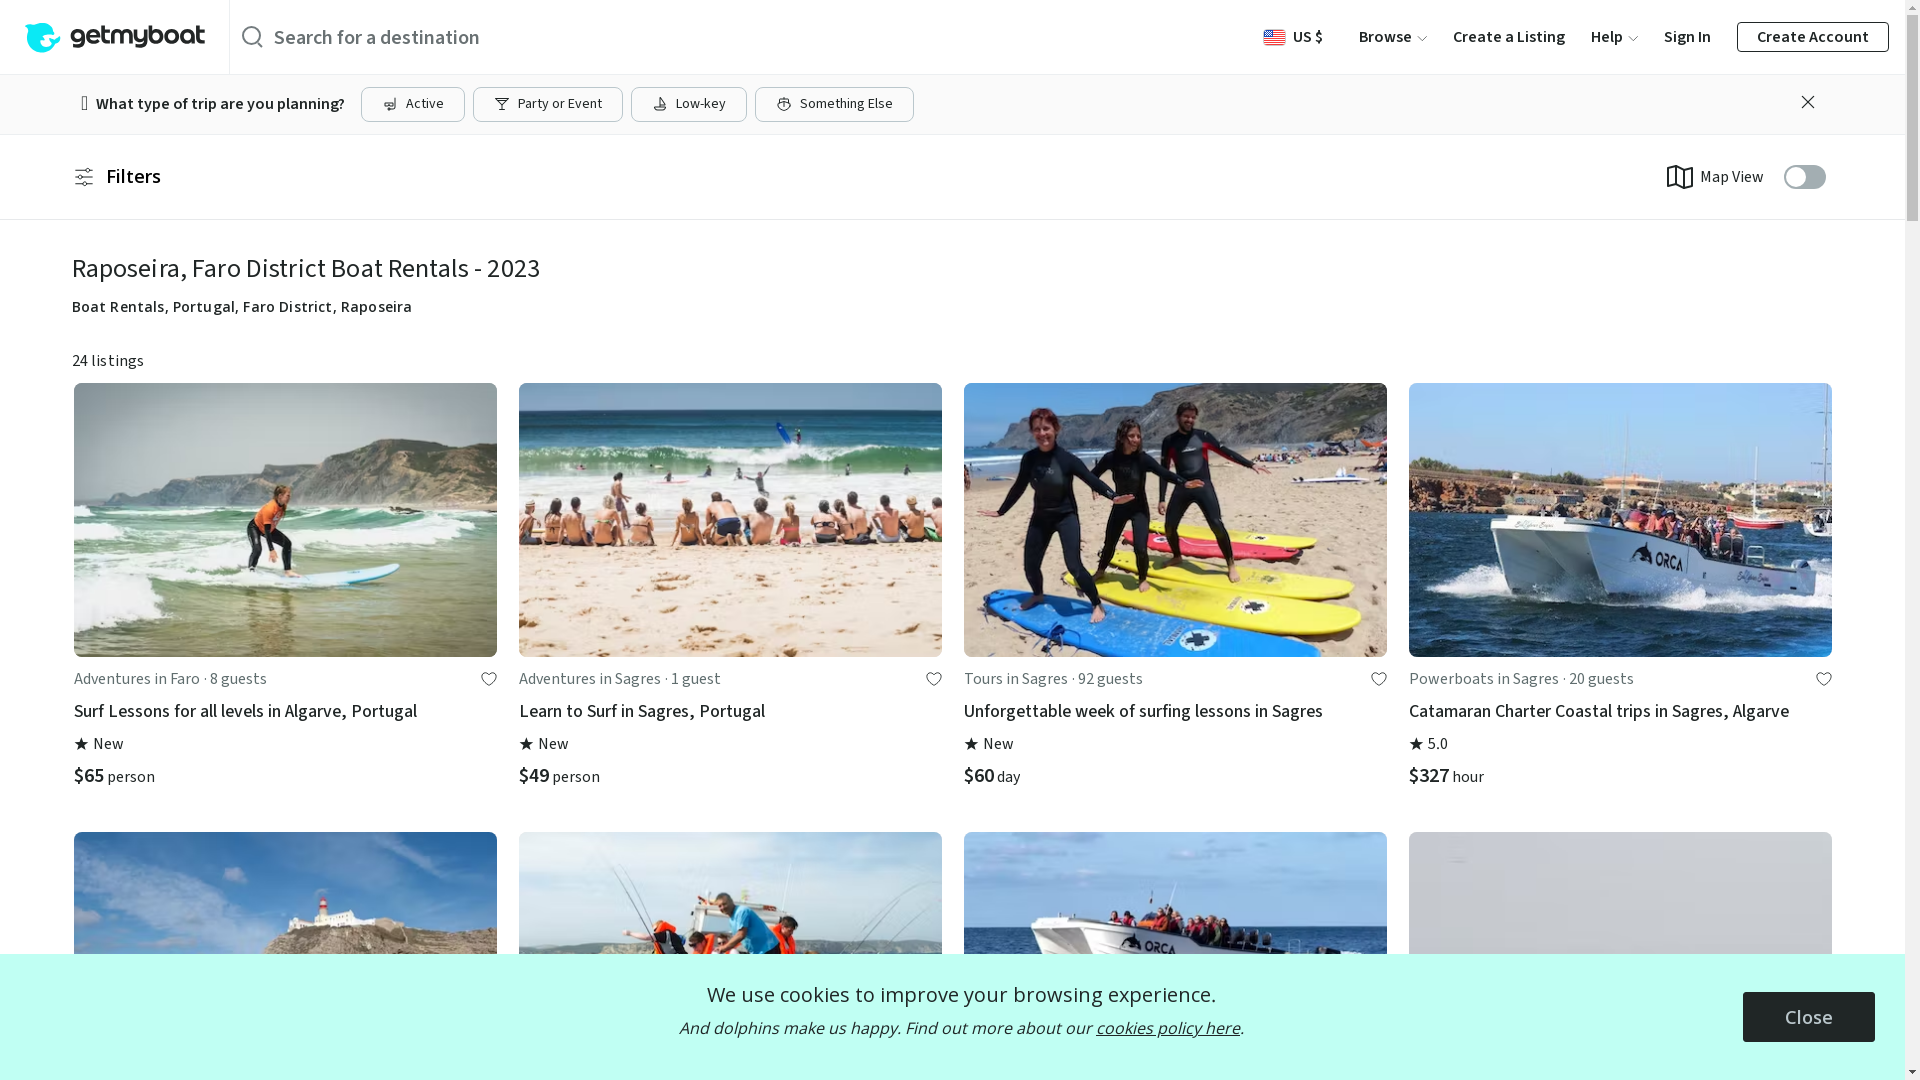  I want to click on 'Low-key', so click(689, 104).